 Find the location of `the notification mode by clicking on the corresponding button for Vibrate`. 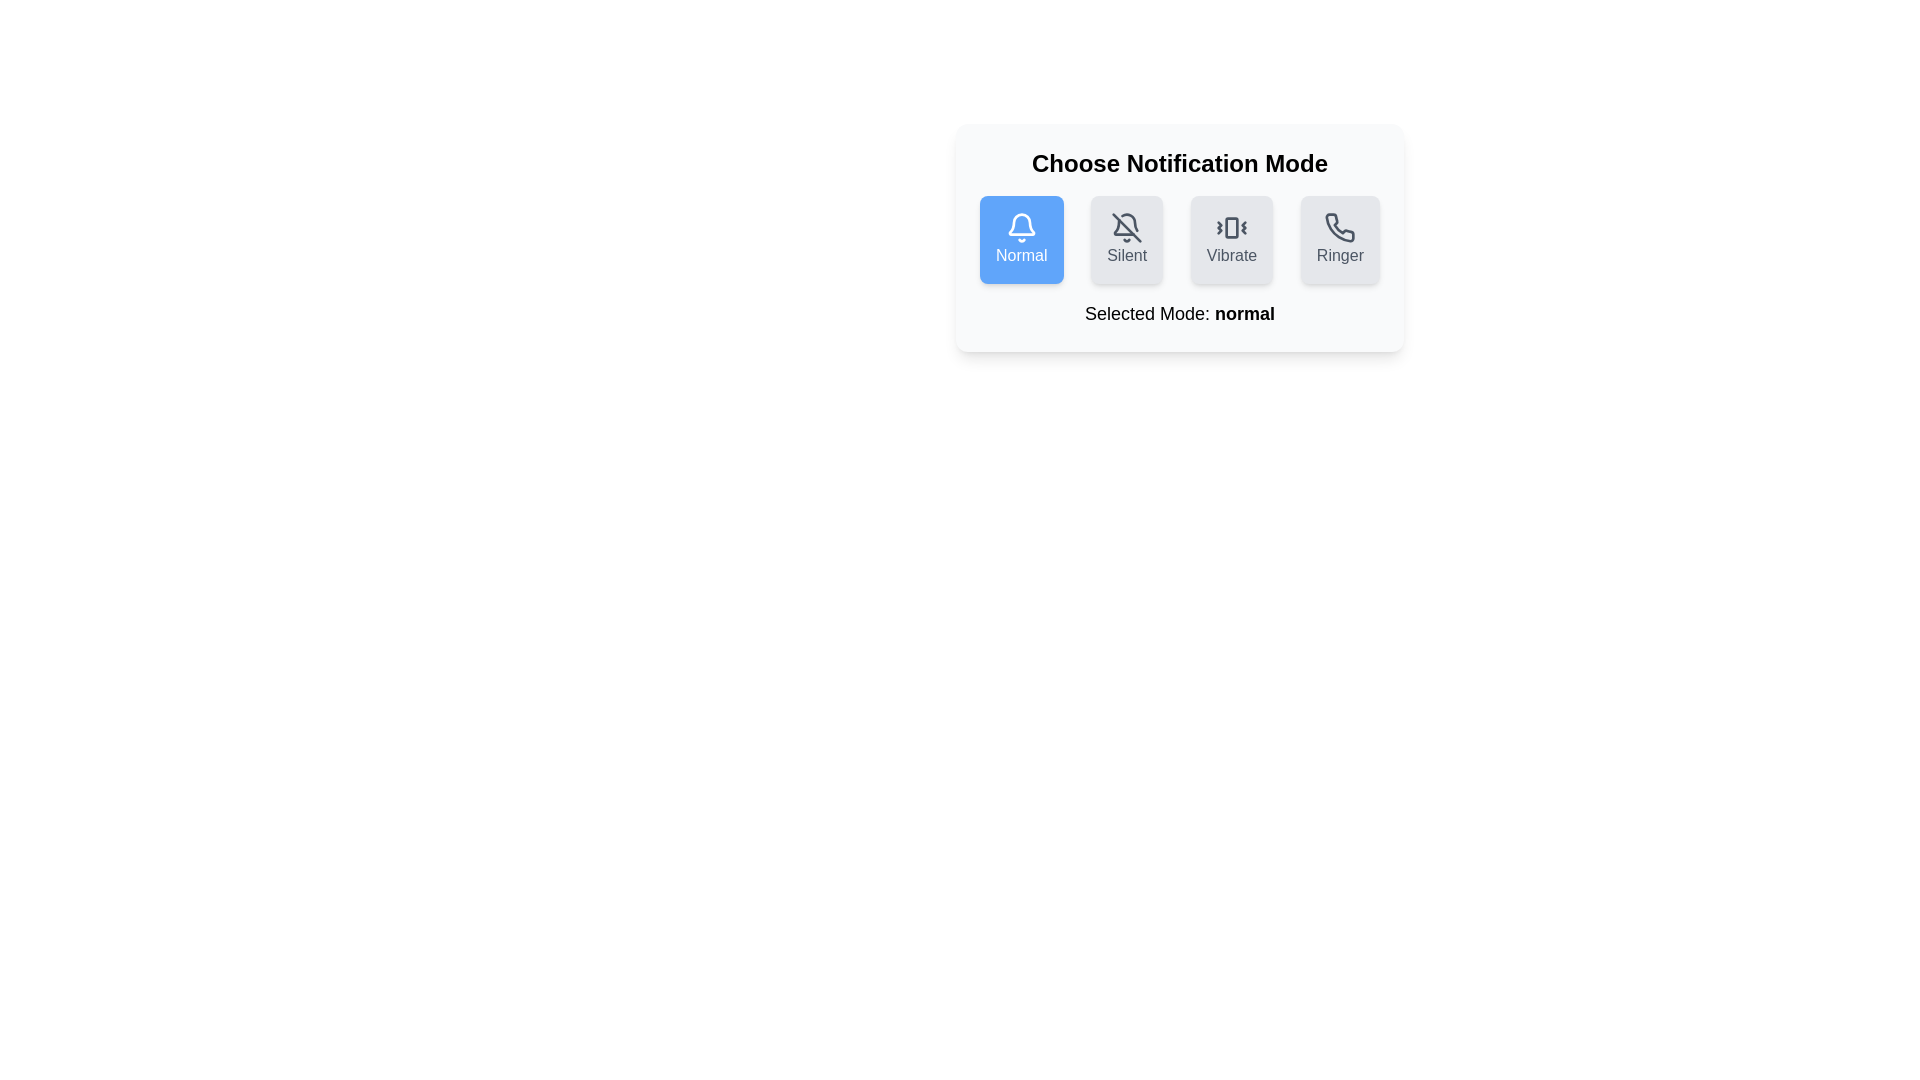

the notification mode by clicking on the corresponding button for Vibrate is located at coordinates (1231, 238).